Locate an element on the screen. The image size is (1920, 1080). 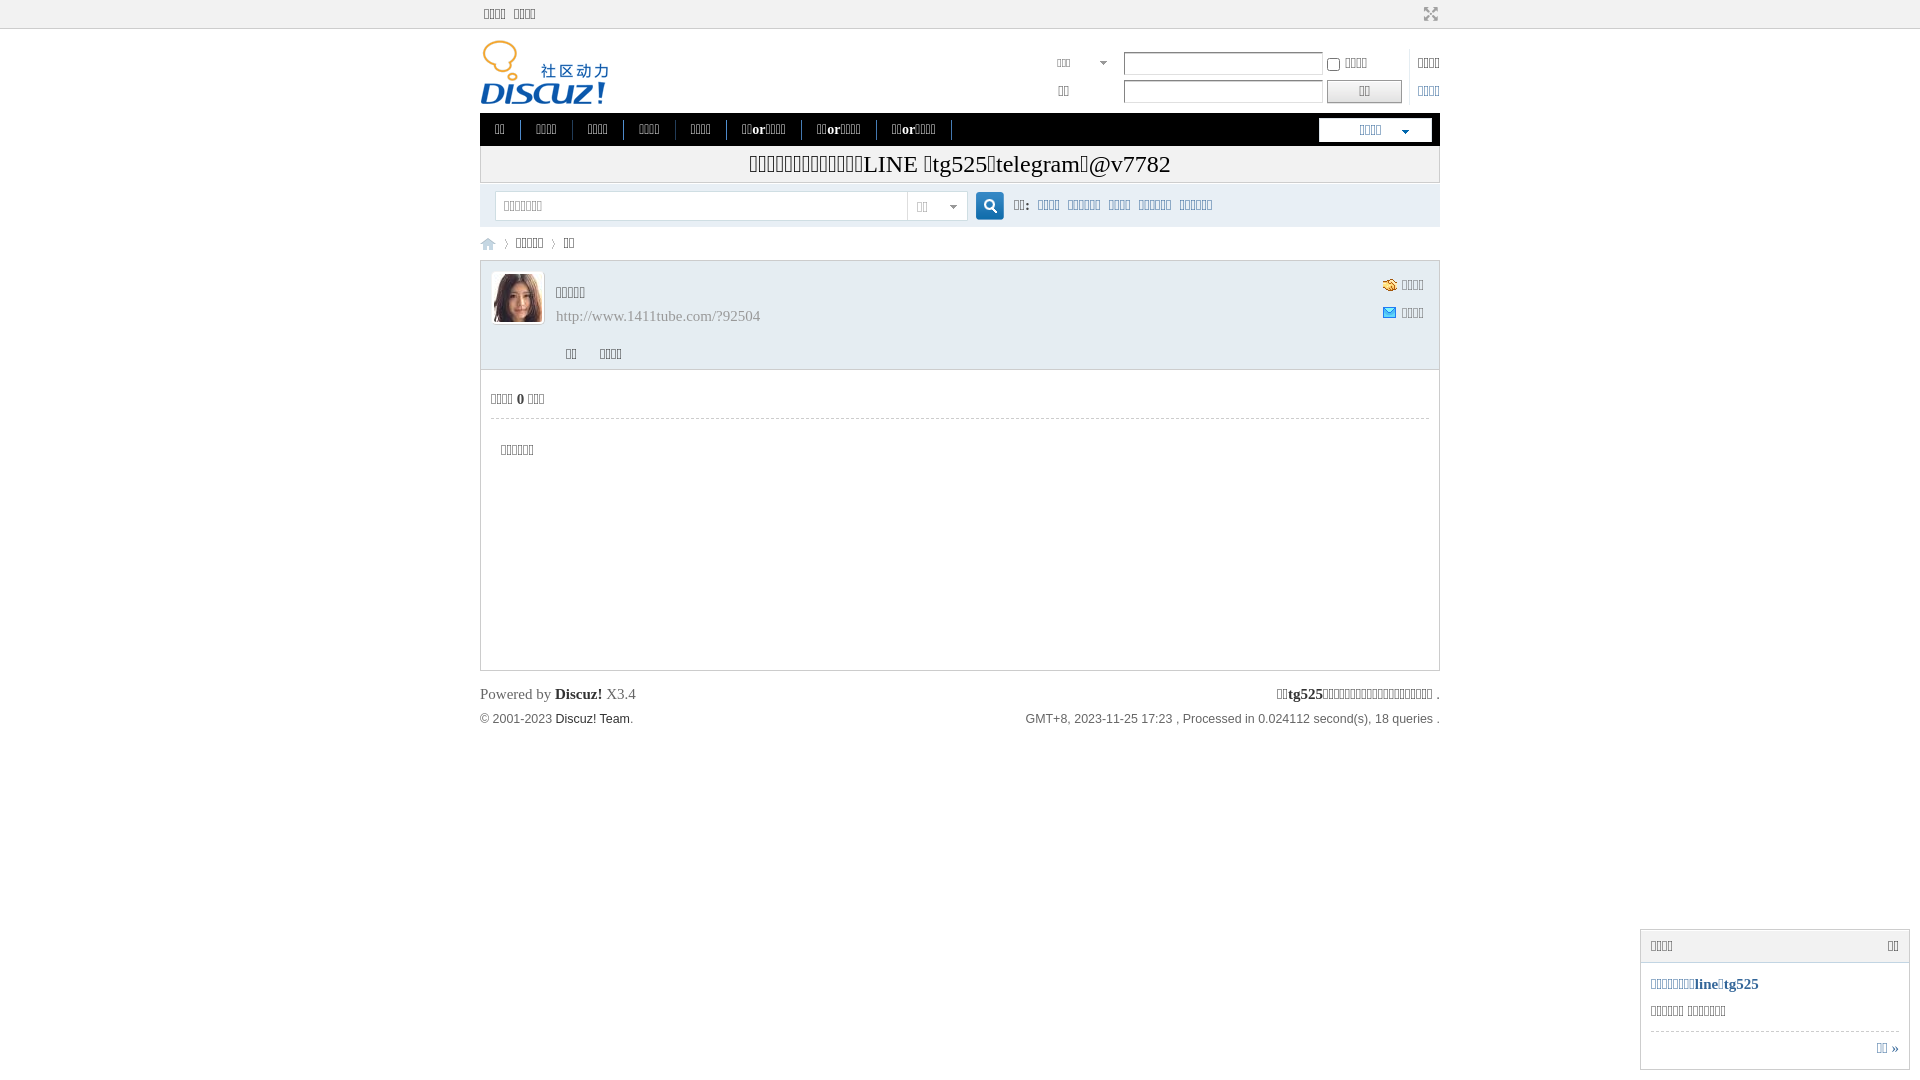
'Discuz! Team' is located at coordinates (592, 717).